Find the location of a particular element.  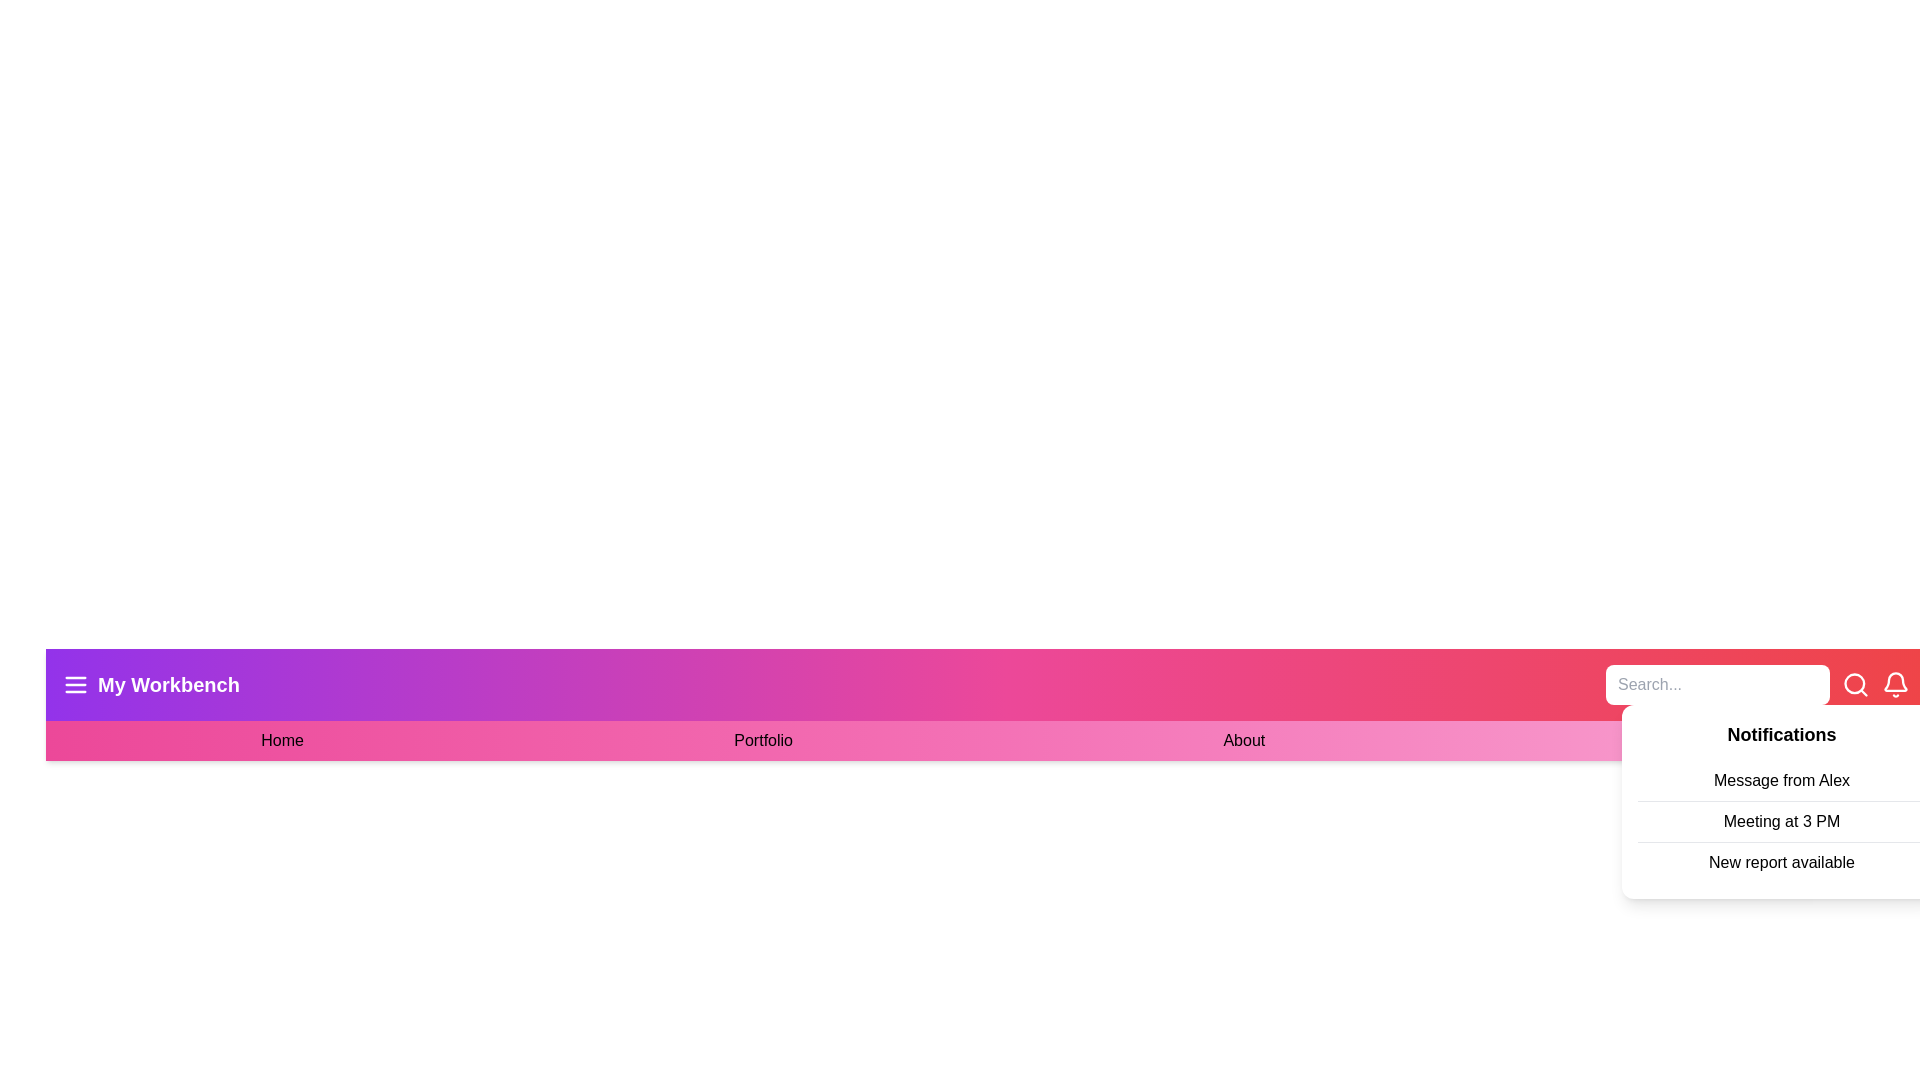

the 'About' text-based navigation link located in the upper-right section of the horizontal navigation bar to underline the text is located at coordinates (1243, 740).